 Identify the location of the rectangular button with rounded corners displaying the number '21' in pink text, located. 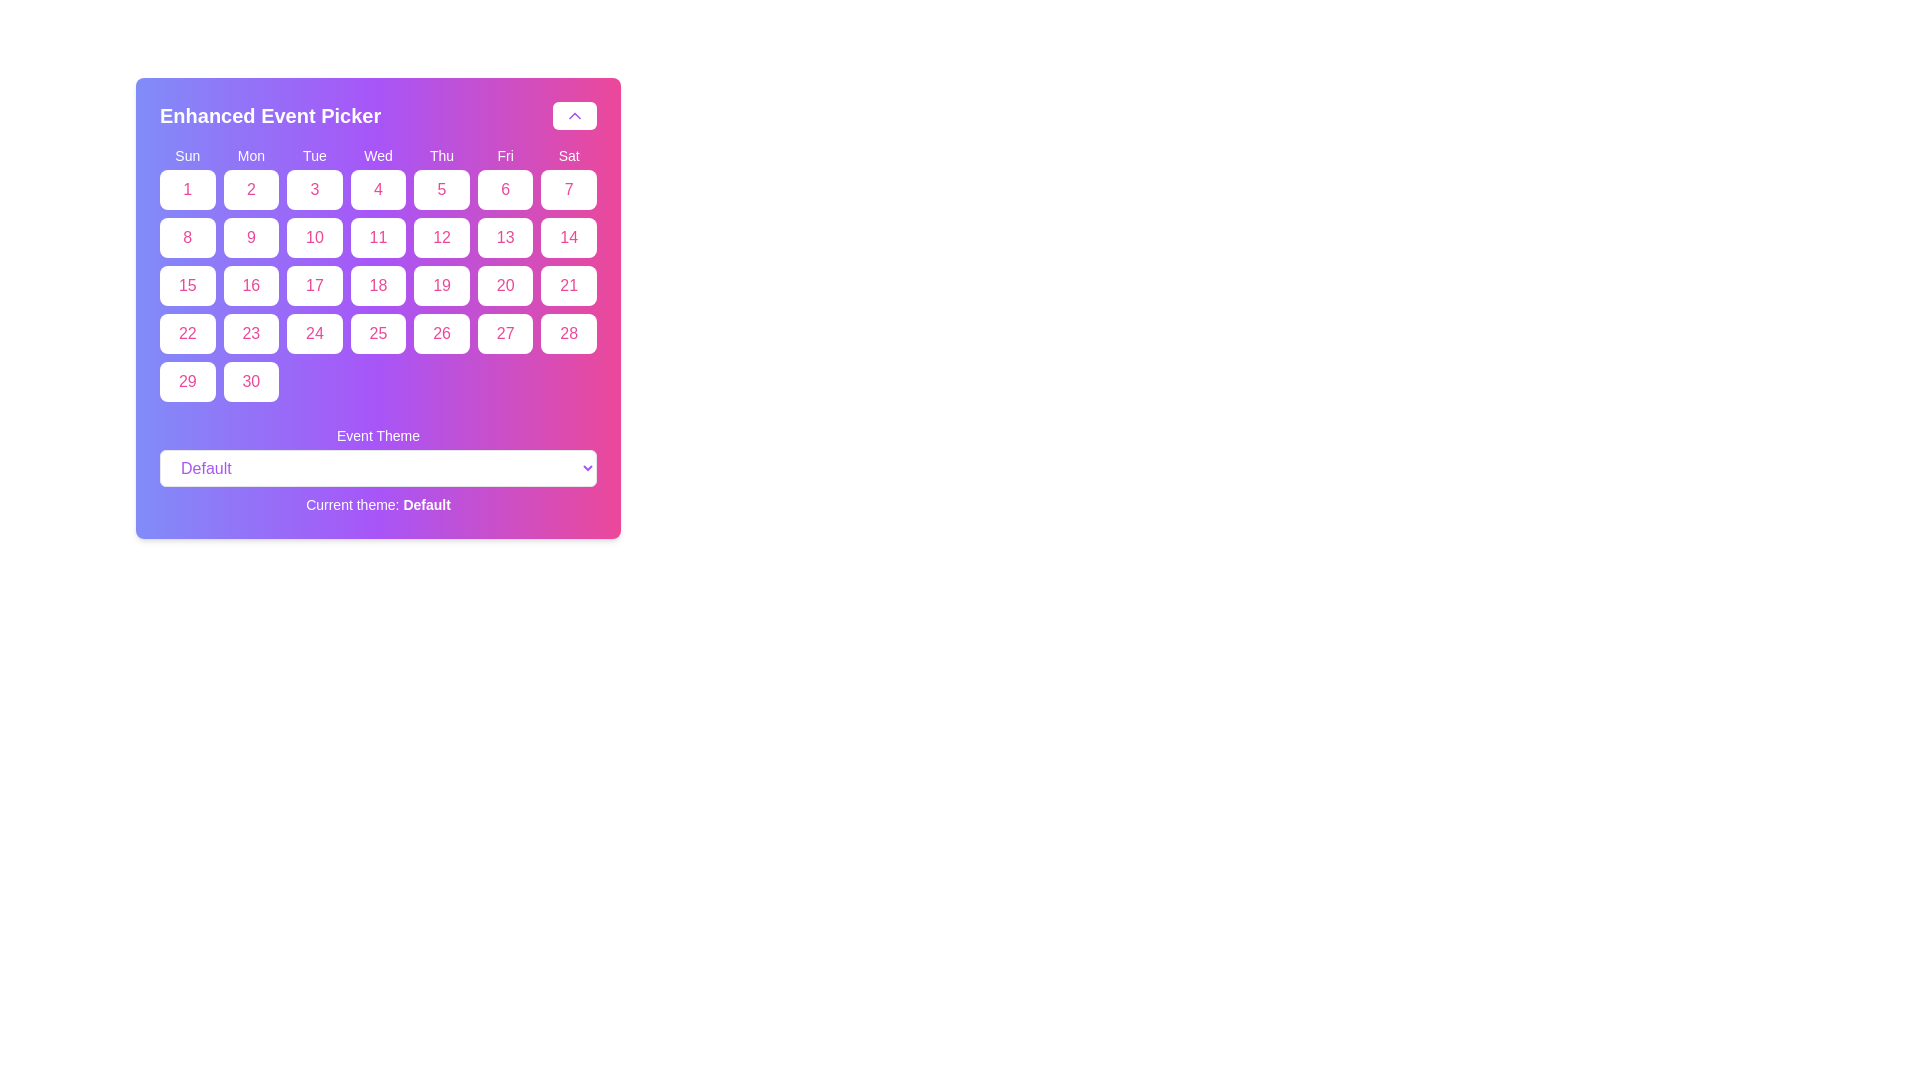
(568, 285).